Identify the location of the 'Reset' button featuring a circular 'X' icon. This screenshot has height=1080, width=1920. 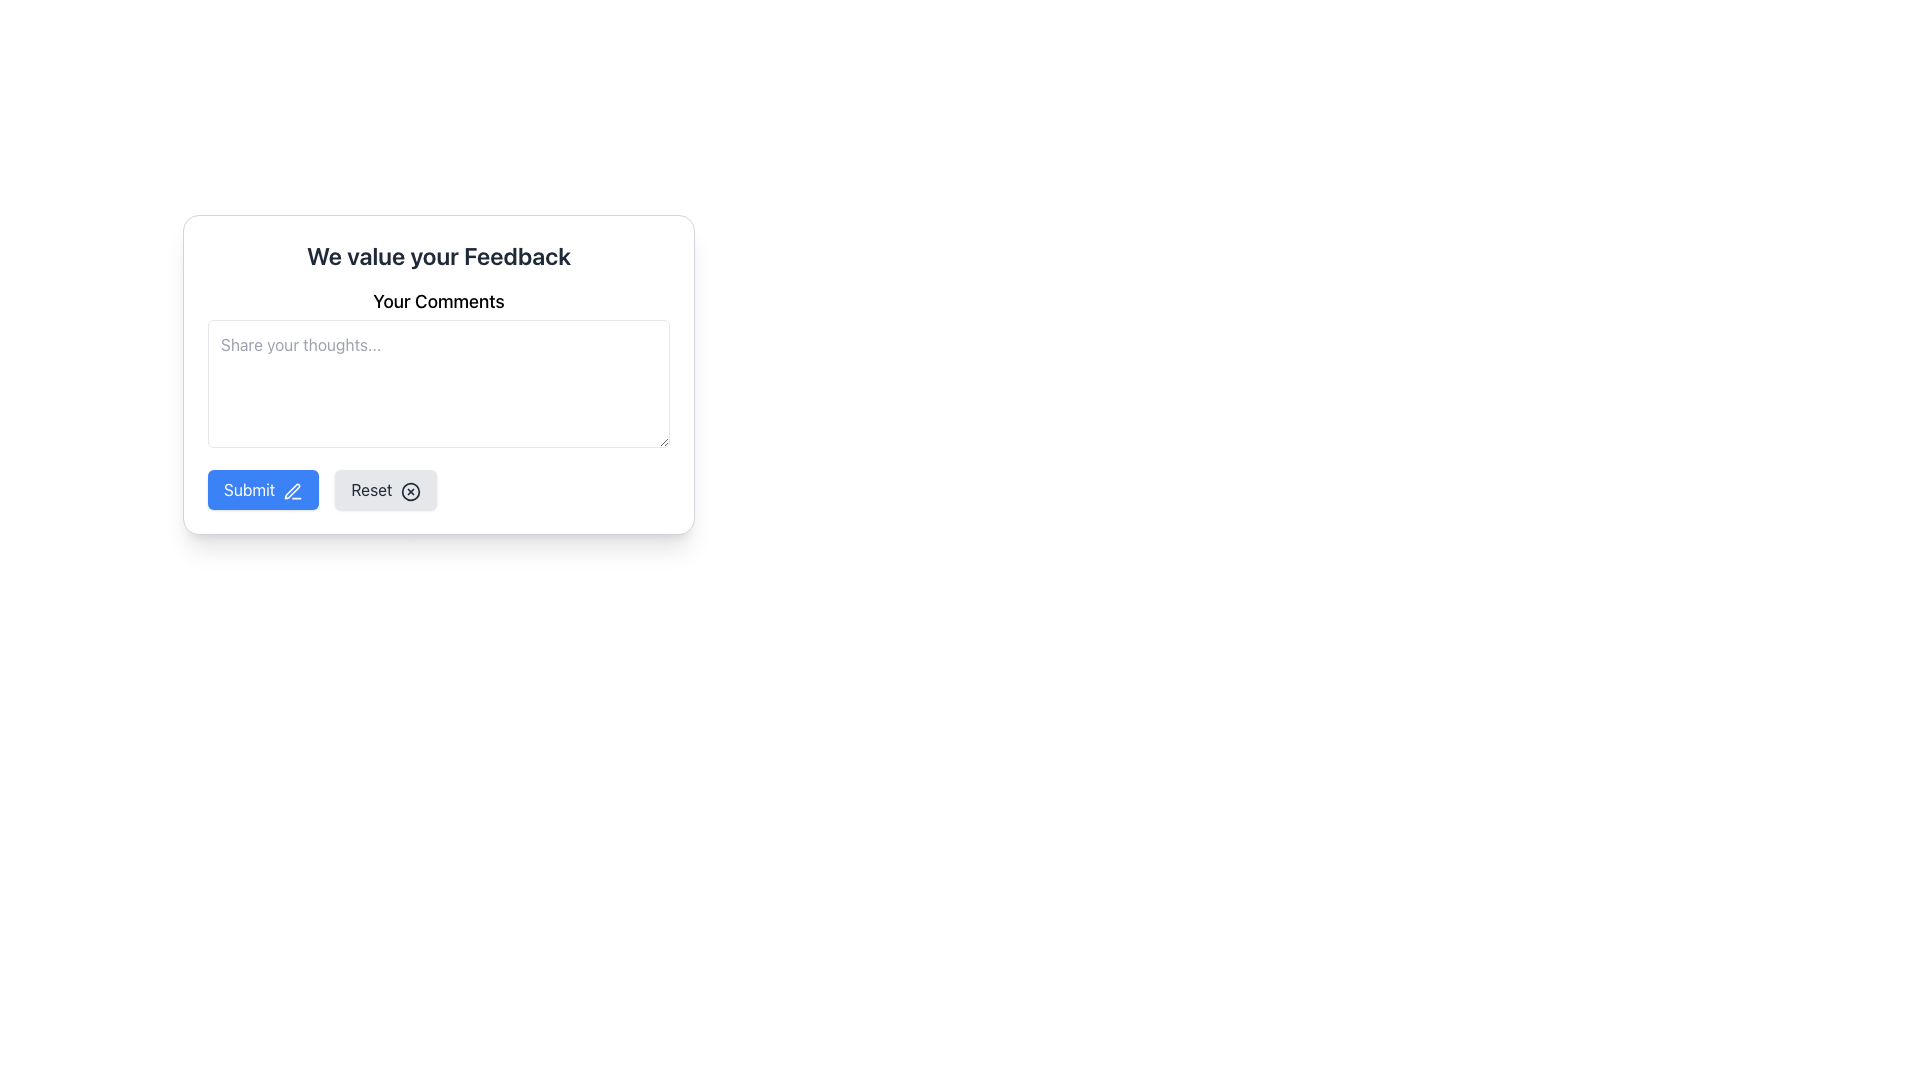
(386, 489).